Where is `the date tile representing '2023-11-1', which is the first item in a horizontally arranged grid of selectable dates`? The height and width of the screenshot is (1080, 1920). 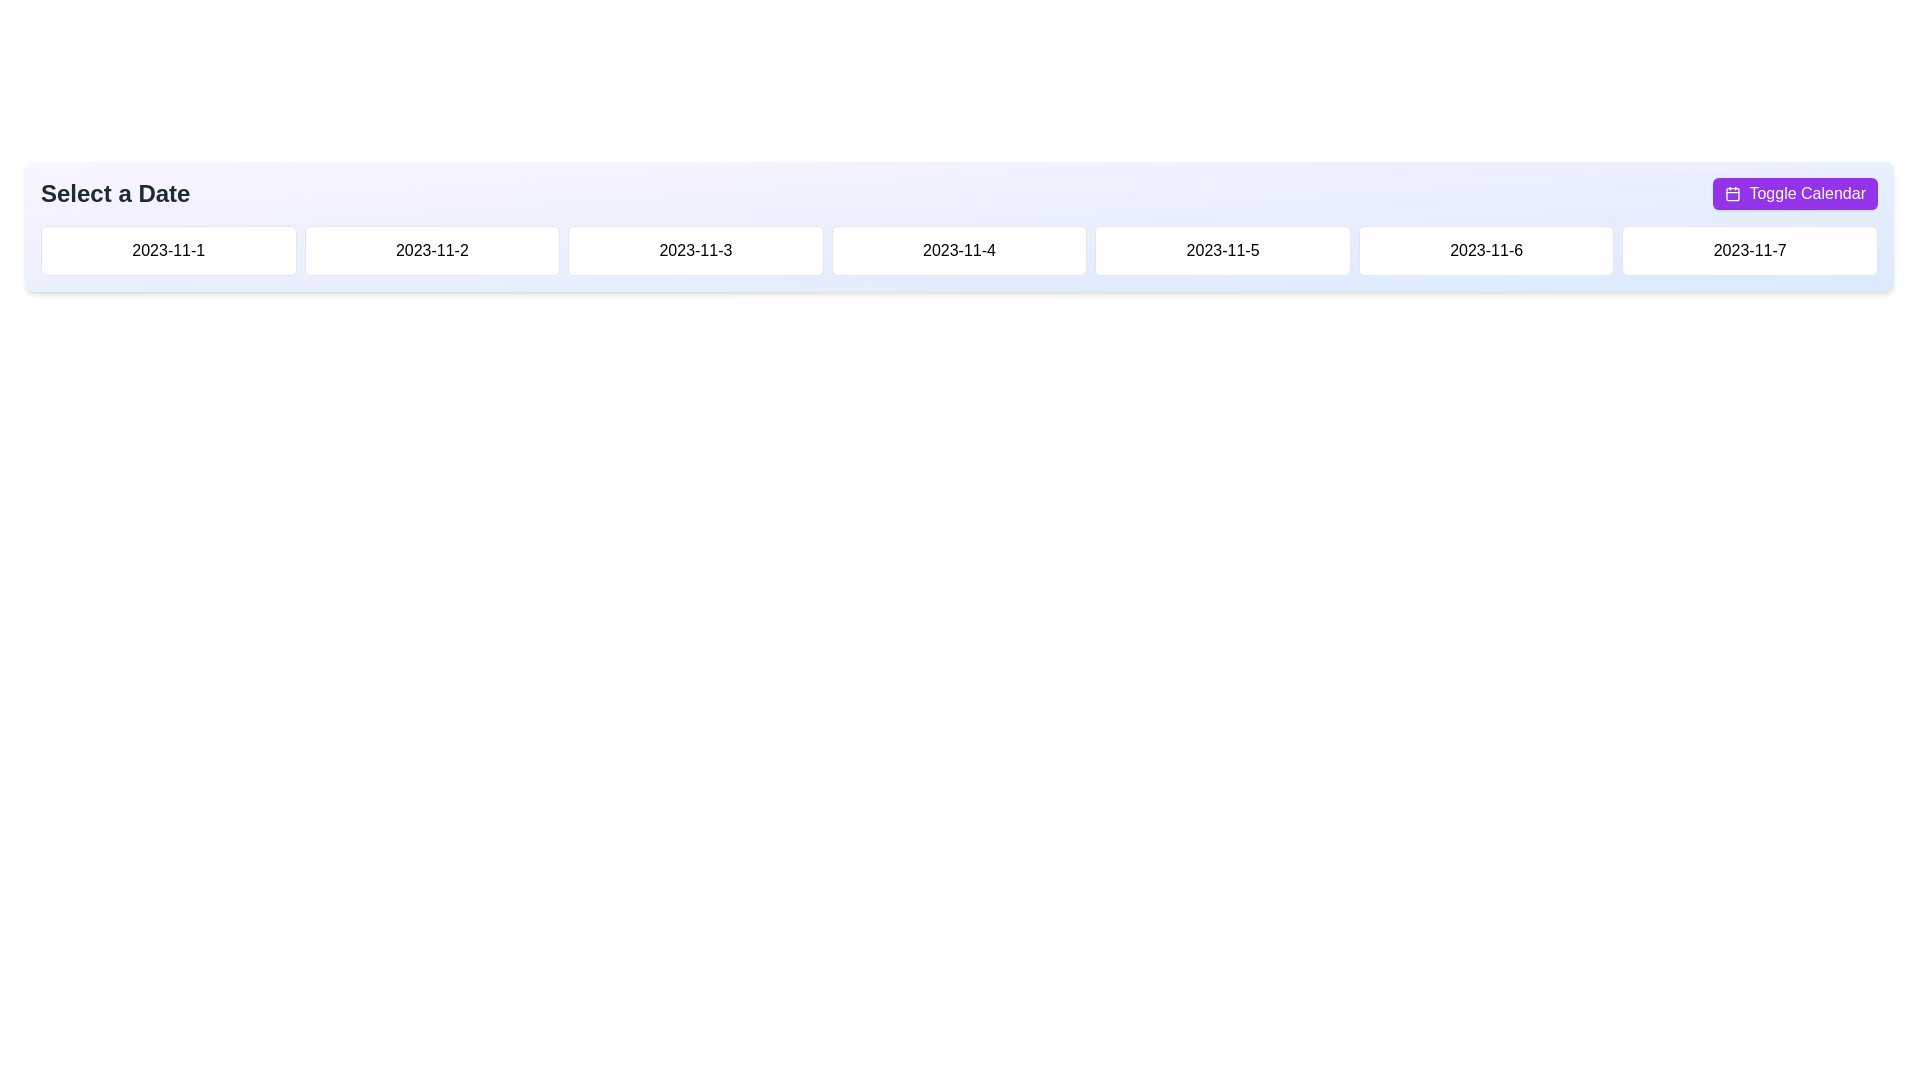
the date tile representing '2023-11-1', which is the first item in a horizontally arranged grid of selectable dates is located at coordinates (168, 249).